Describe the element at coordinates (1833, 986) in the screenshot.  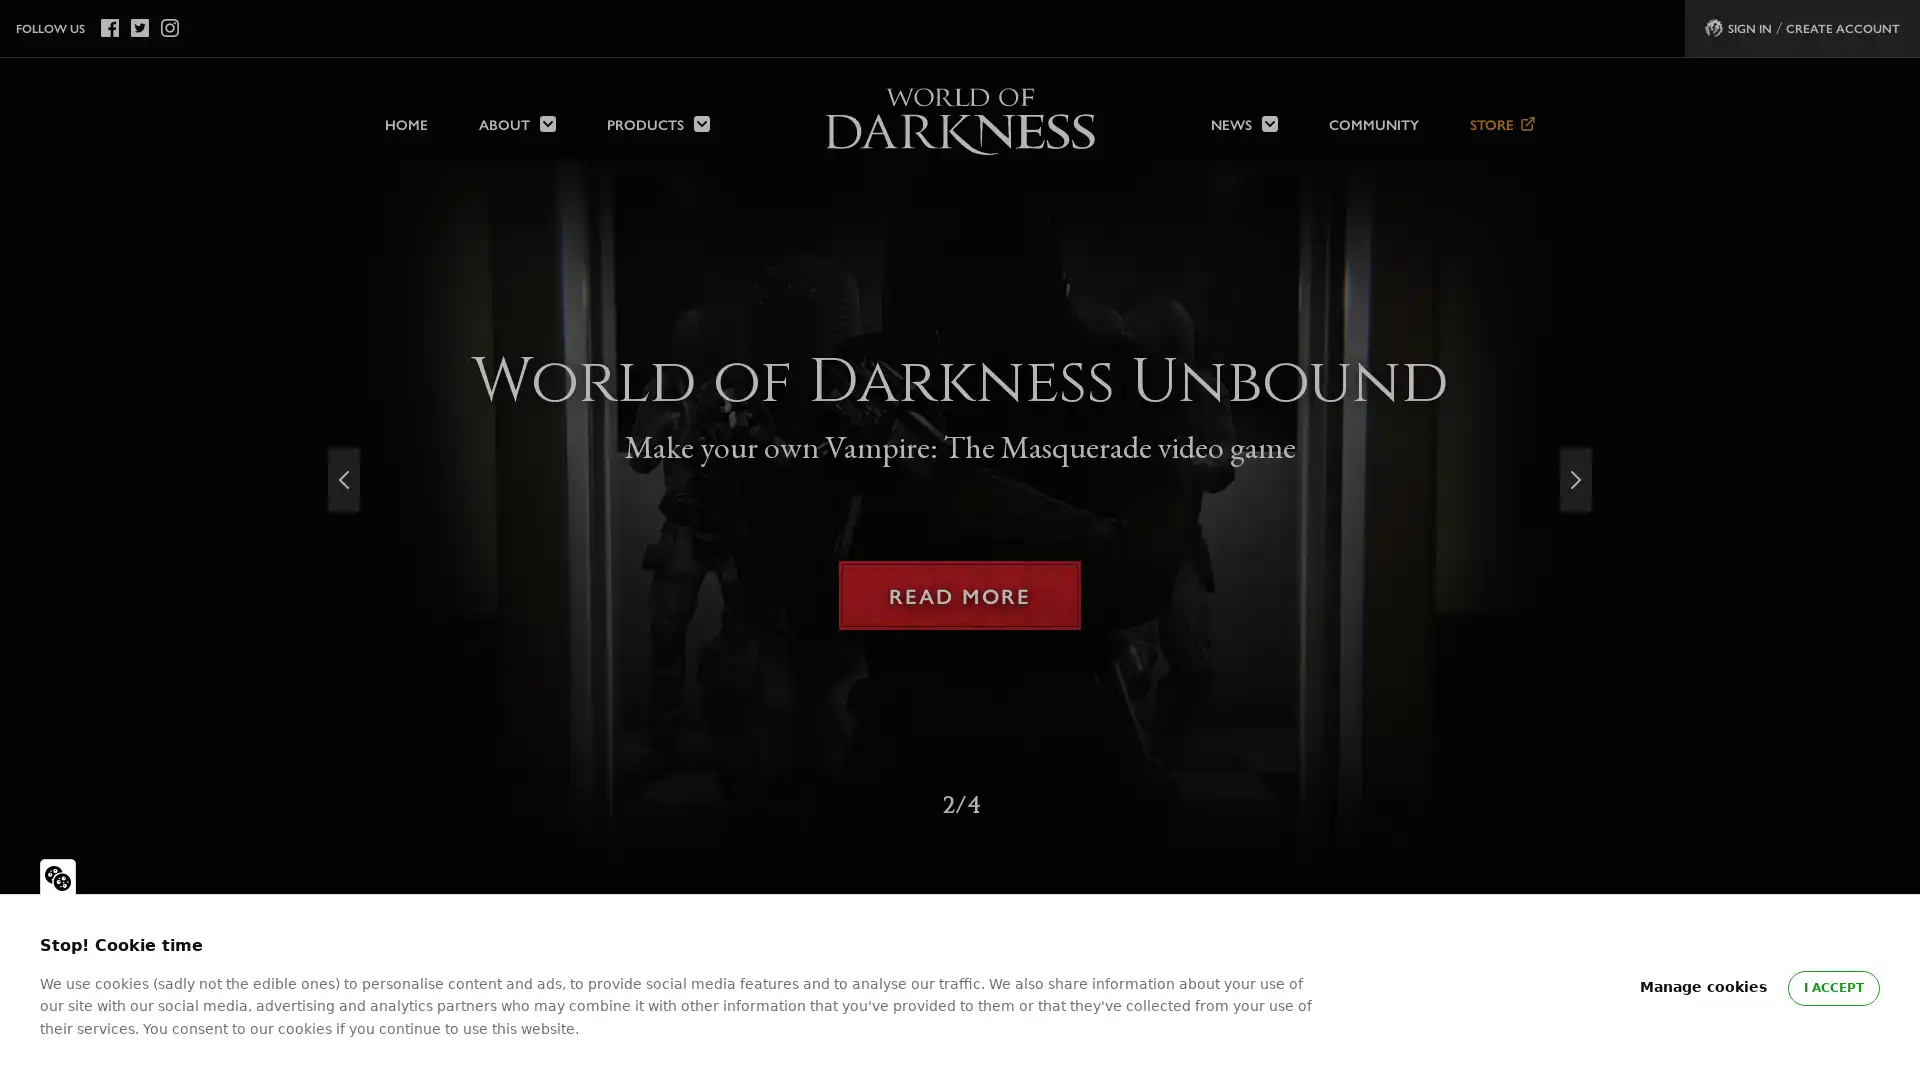
I see `I ACCEPT` at that location.